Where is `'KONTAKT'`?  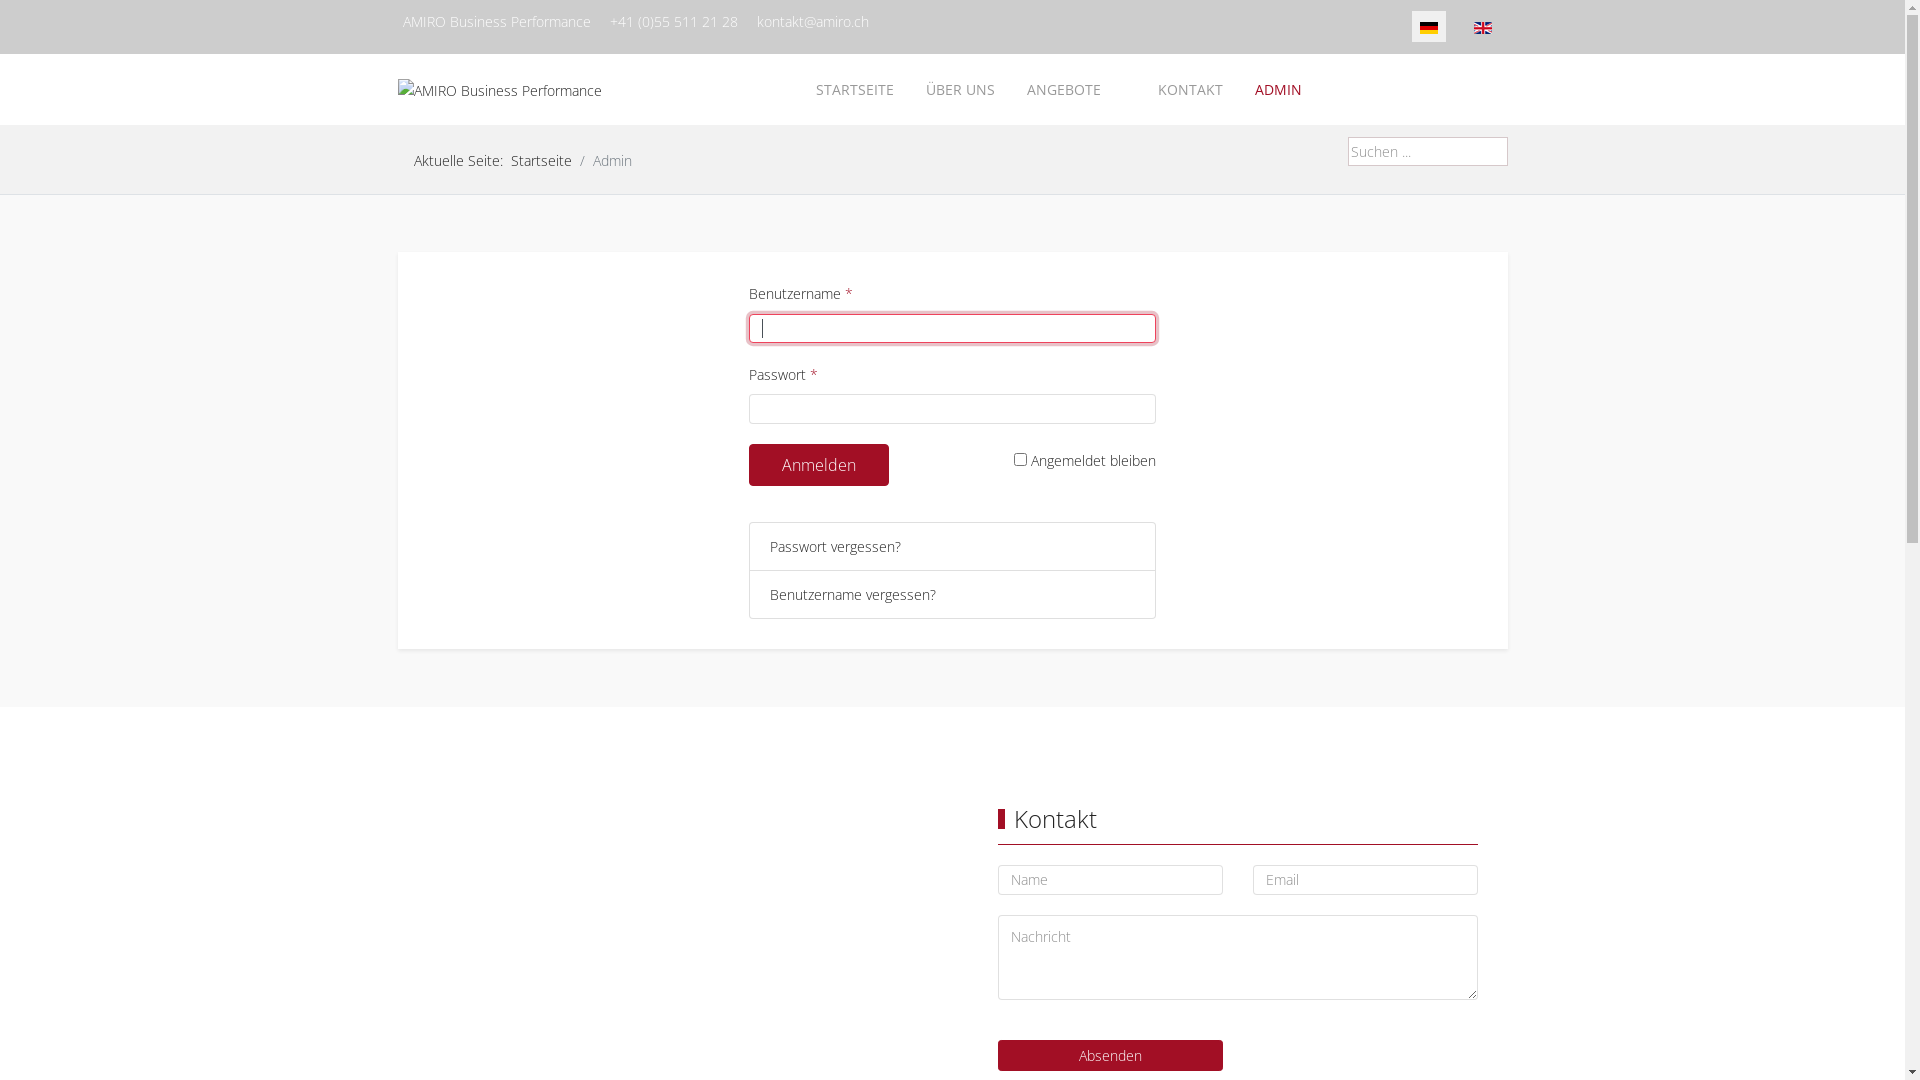 'KONTAKT' is located at coordinates (1142, 88).